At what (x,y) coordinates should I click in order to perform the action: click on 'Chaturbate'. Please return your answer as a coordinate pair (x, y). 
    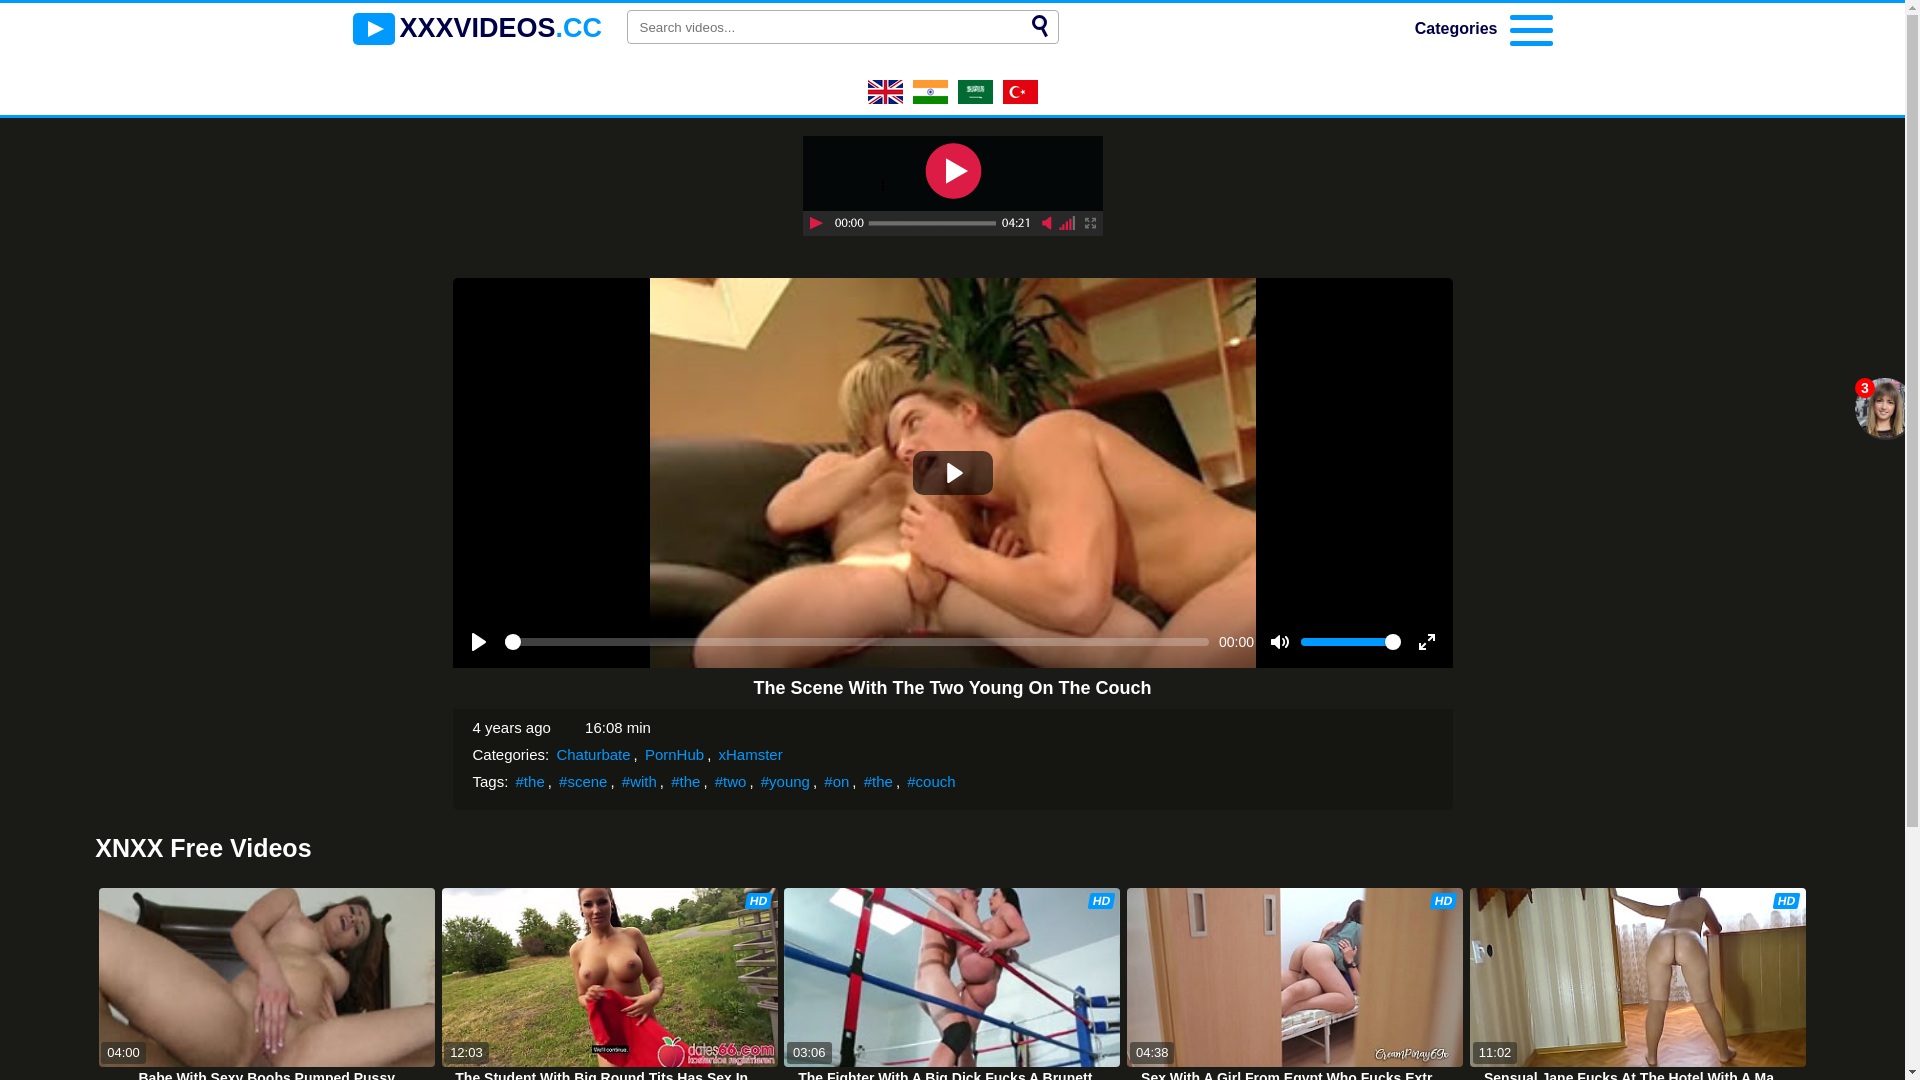
    Looking at the image, I should click on (592, 754).